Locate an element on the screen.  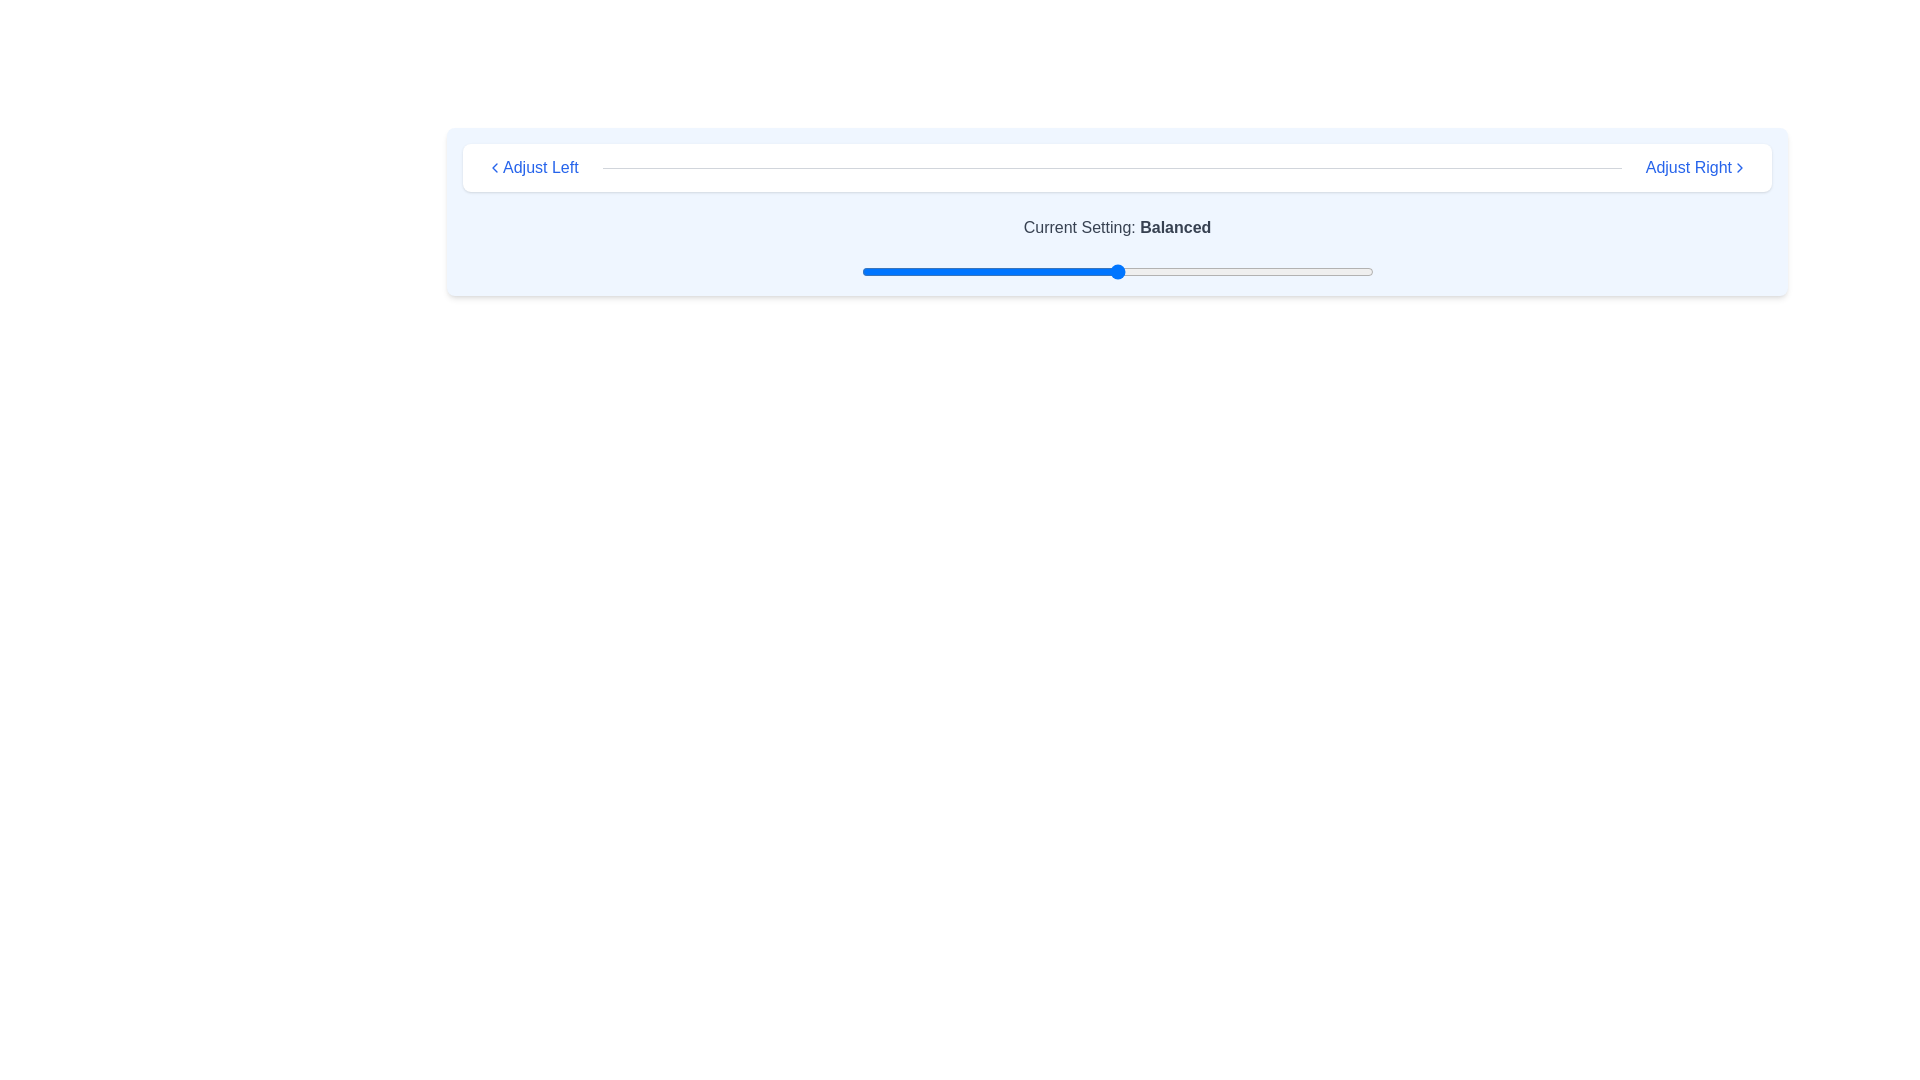
the slider is located at coordinates (1286, 272).